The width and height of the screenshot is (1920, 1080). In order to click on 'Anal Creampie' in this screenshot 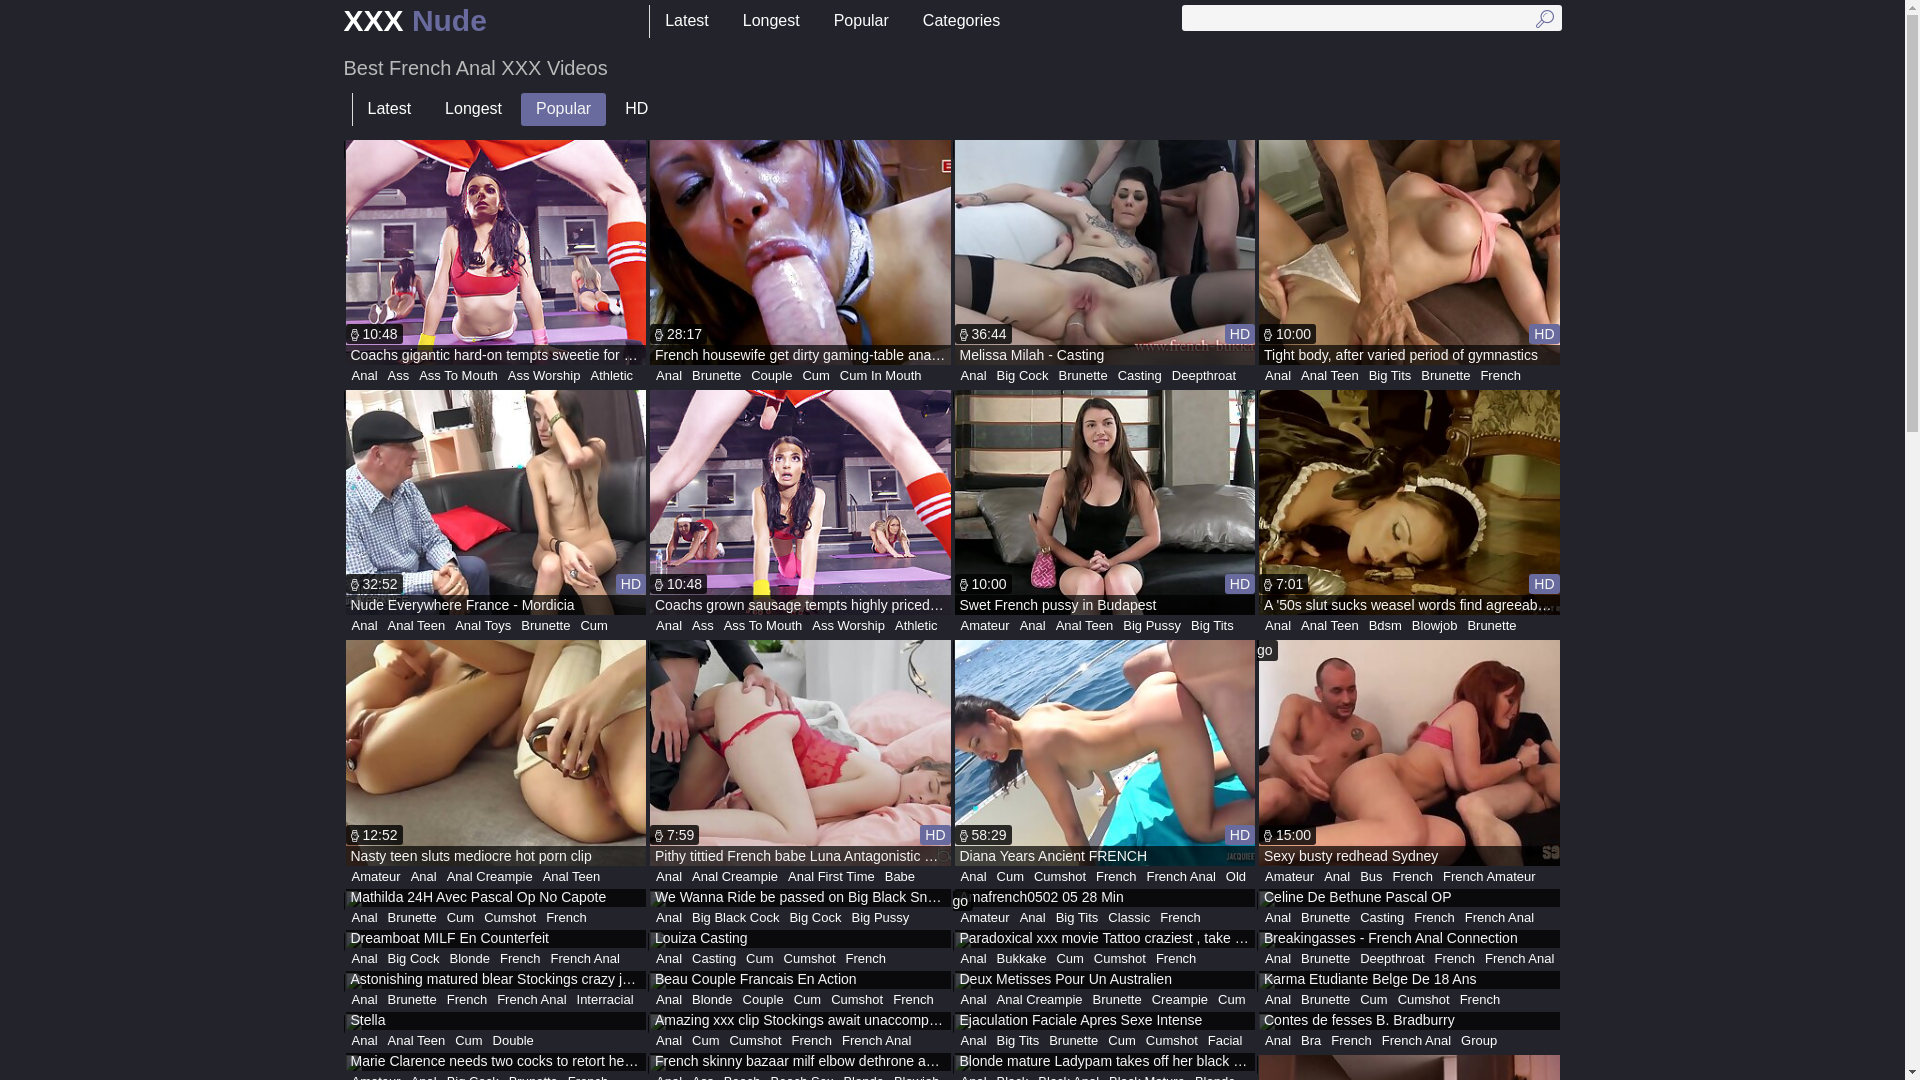, I will do `click(489, 875)`.